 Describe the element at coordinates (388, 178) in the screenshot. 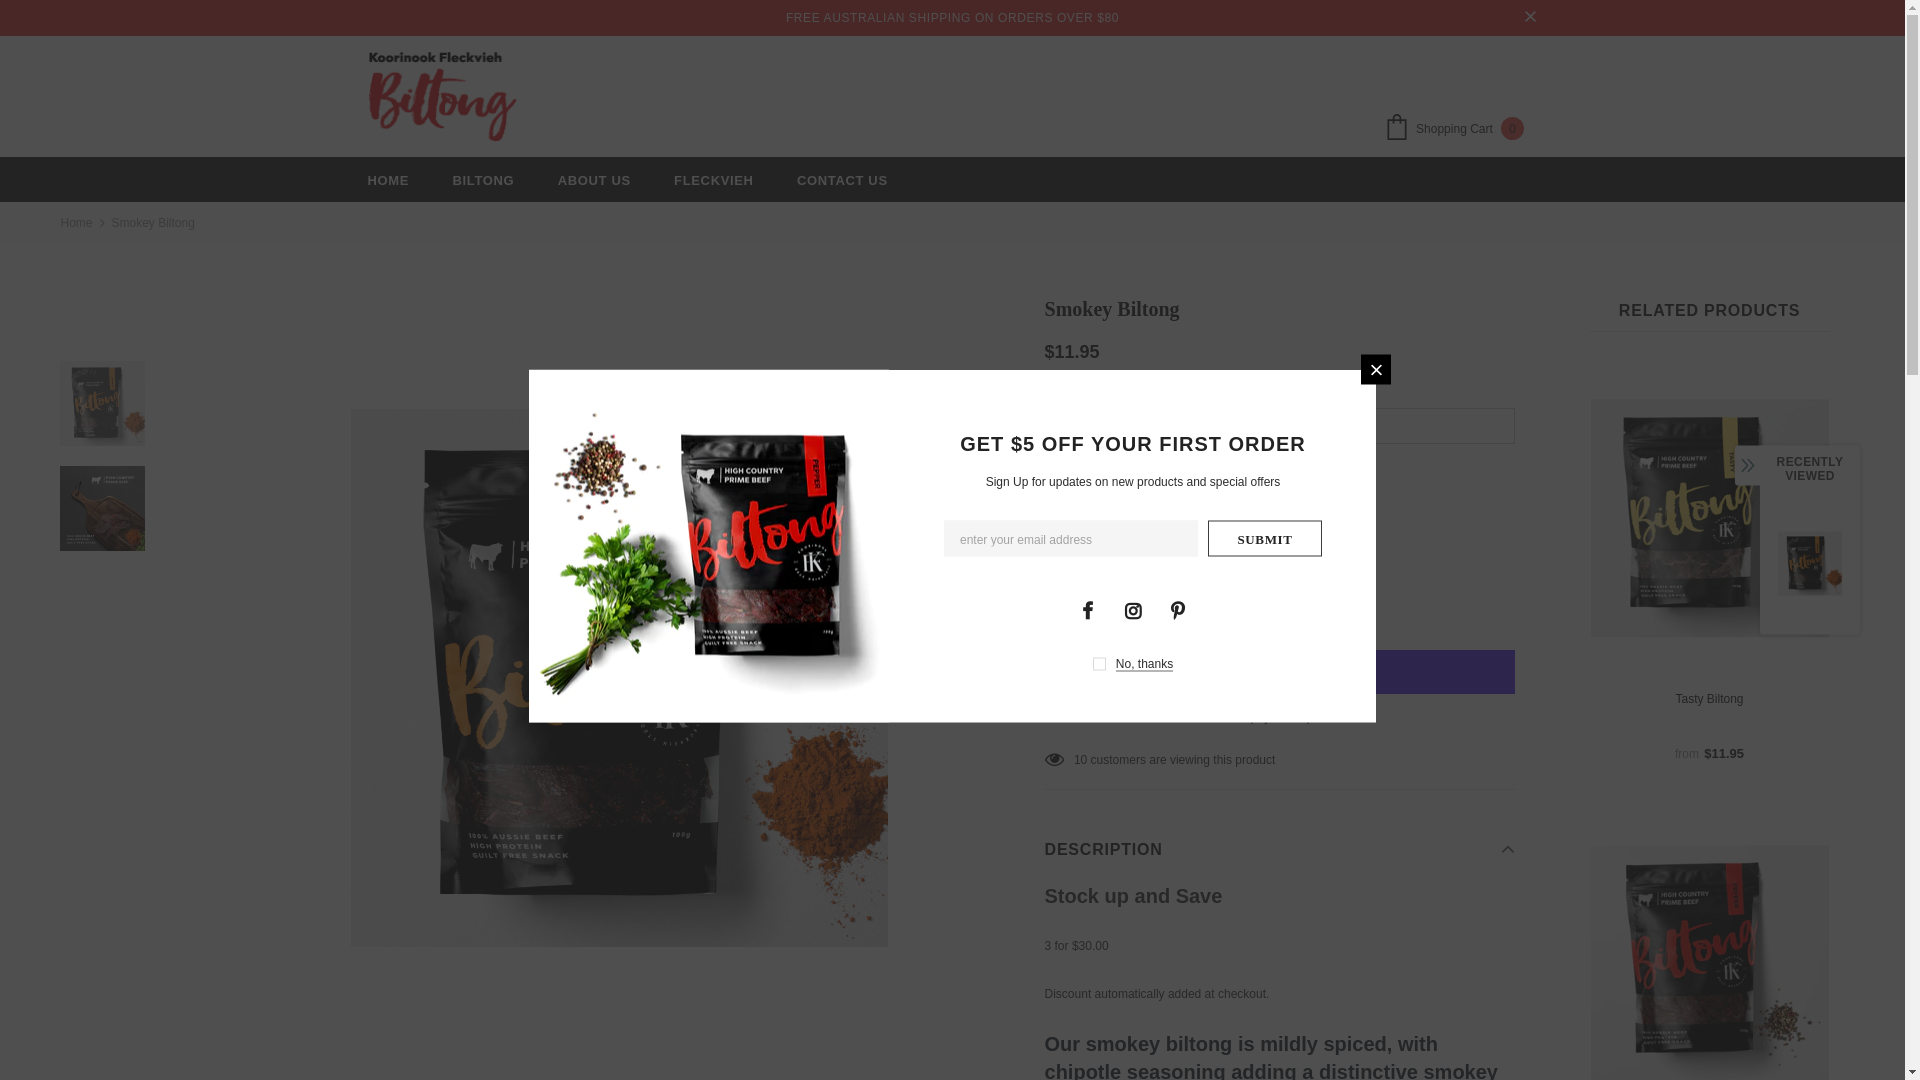

I see `'HOME'` at that location.